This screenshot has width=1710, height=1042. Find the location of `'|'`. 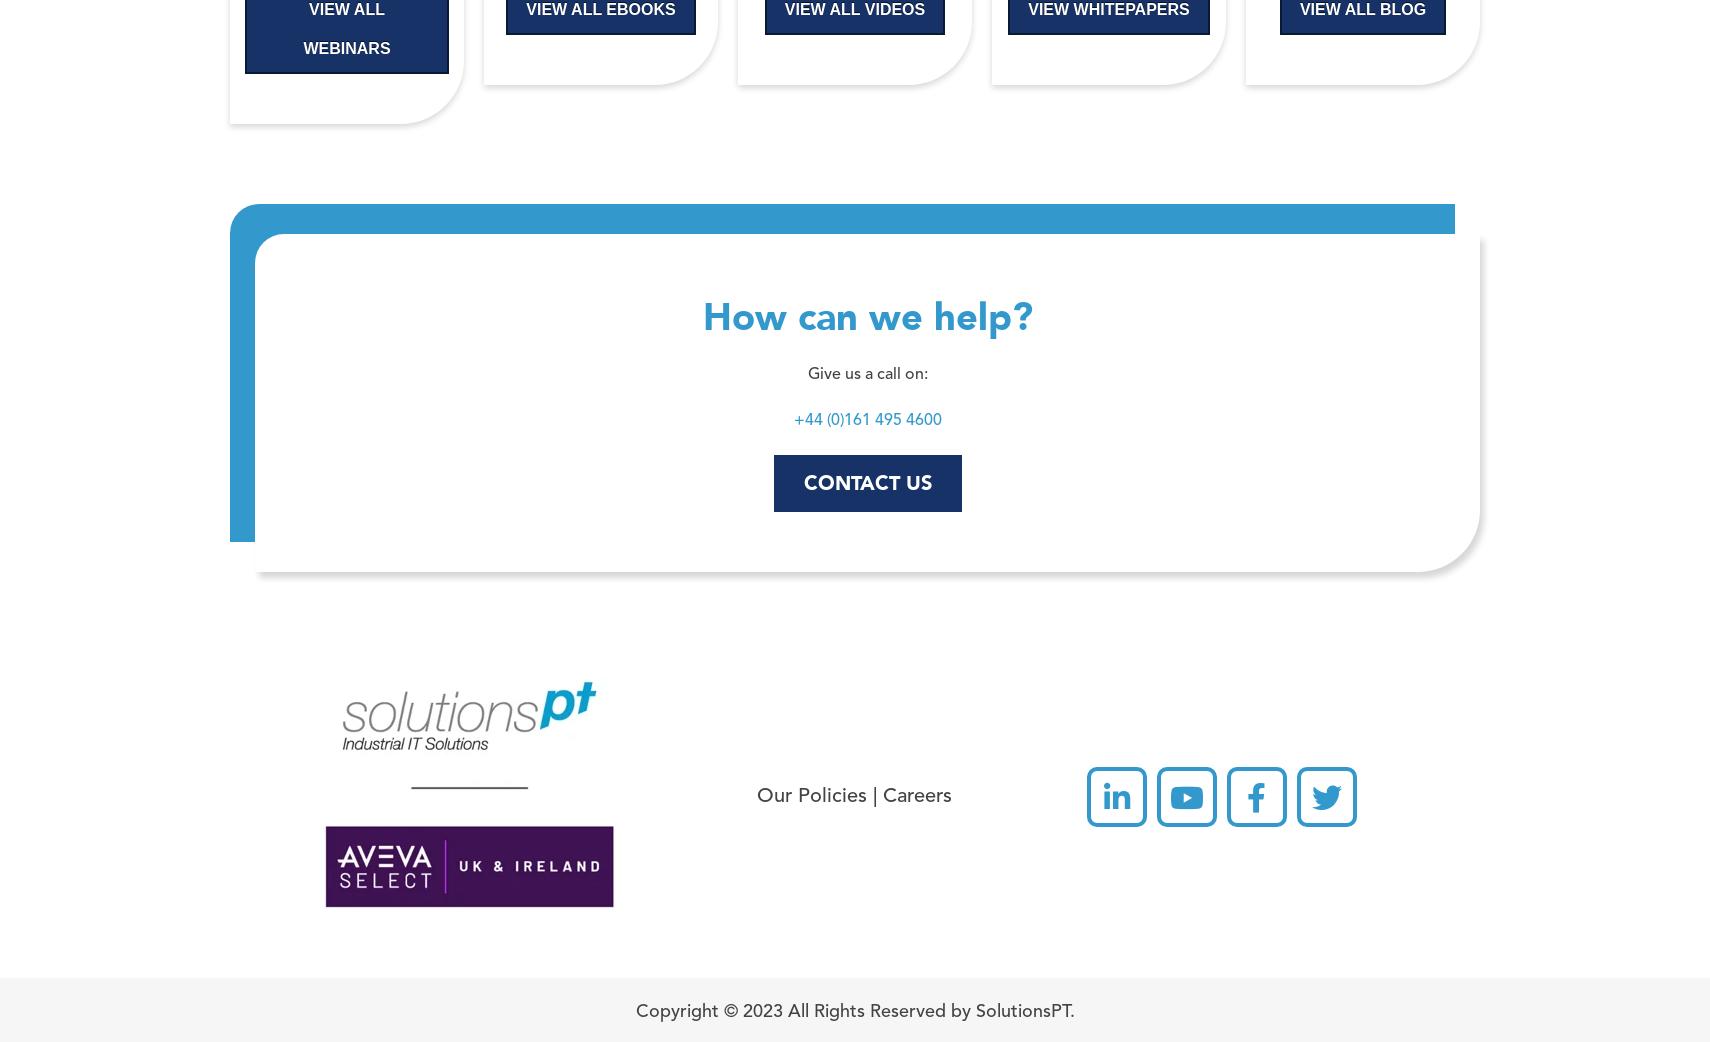

'|' is located at coordinates (874, 797).